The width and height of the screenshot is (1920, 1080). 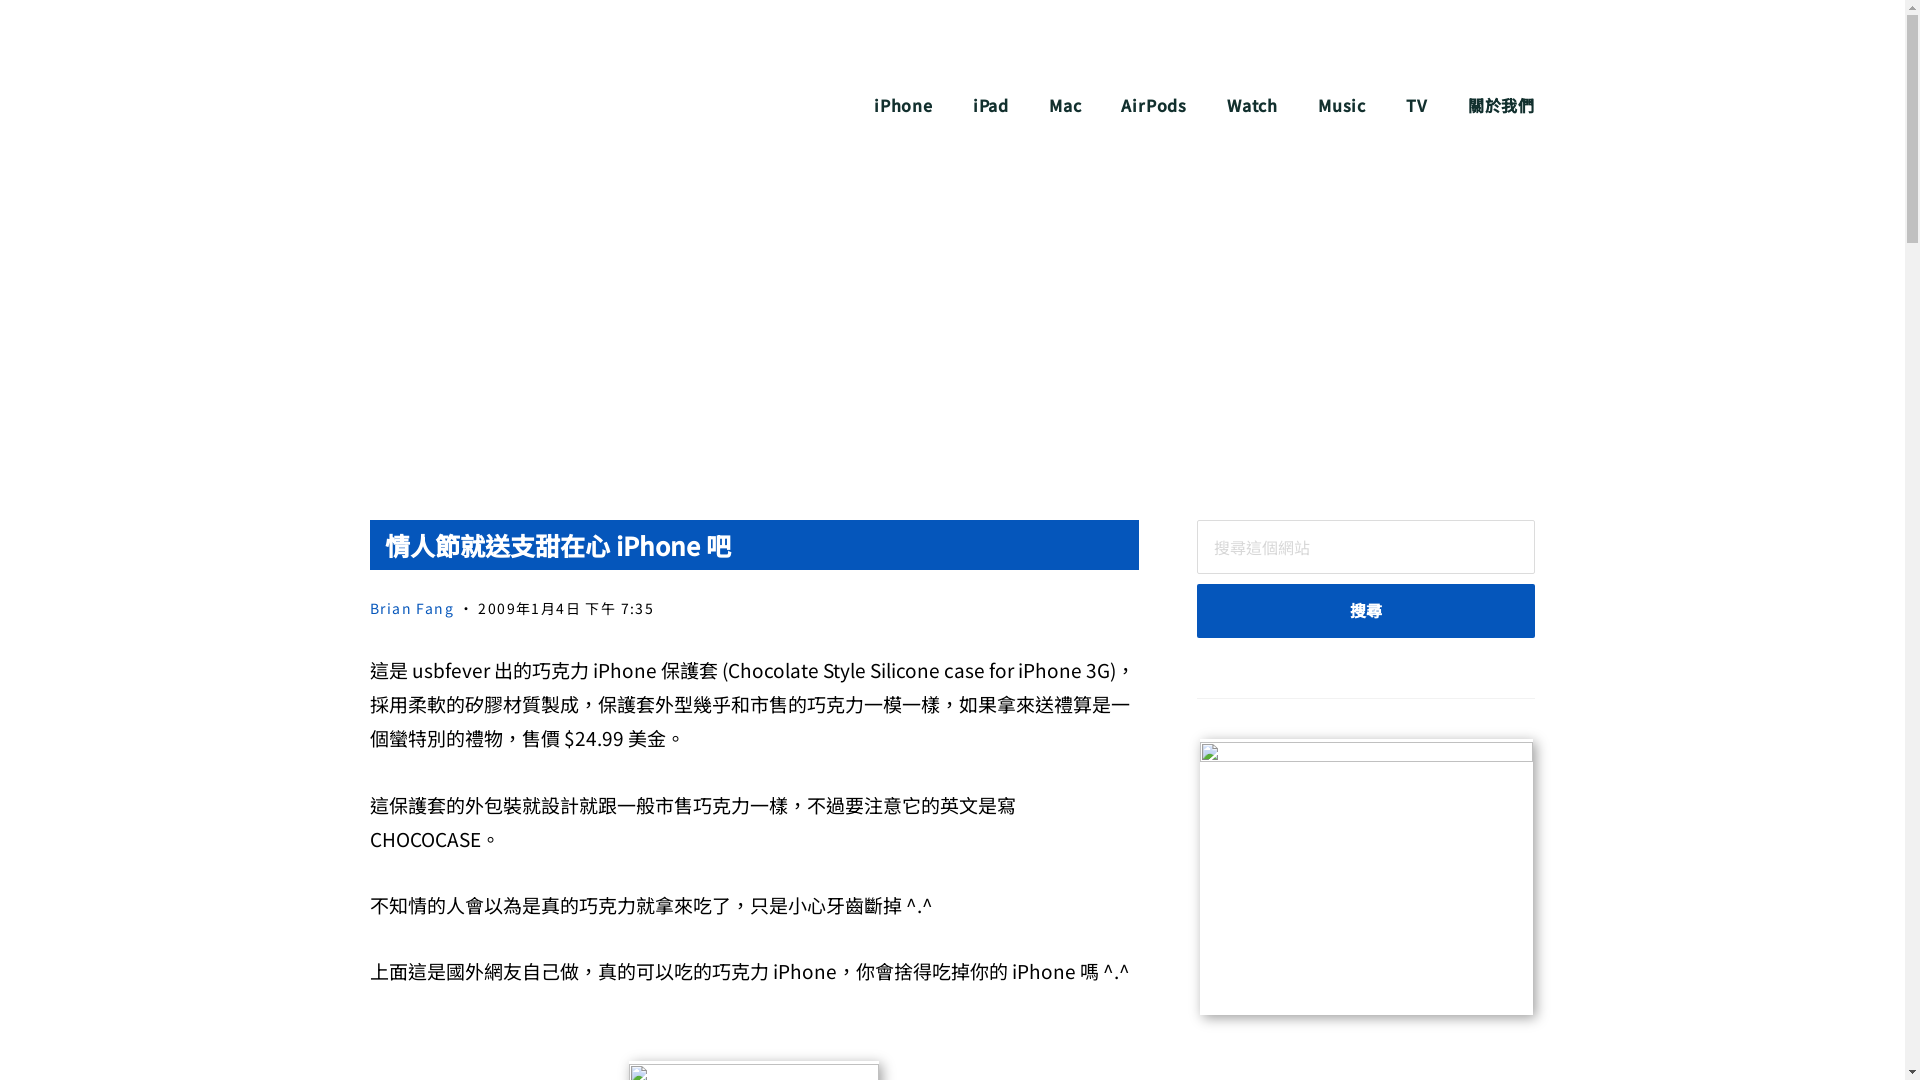 What do you see at coordinates (1153, 105) in the screenshot?
I see `'AirPods'` at bounding box center [1153, 105].